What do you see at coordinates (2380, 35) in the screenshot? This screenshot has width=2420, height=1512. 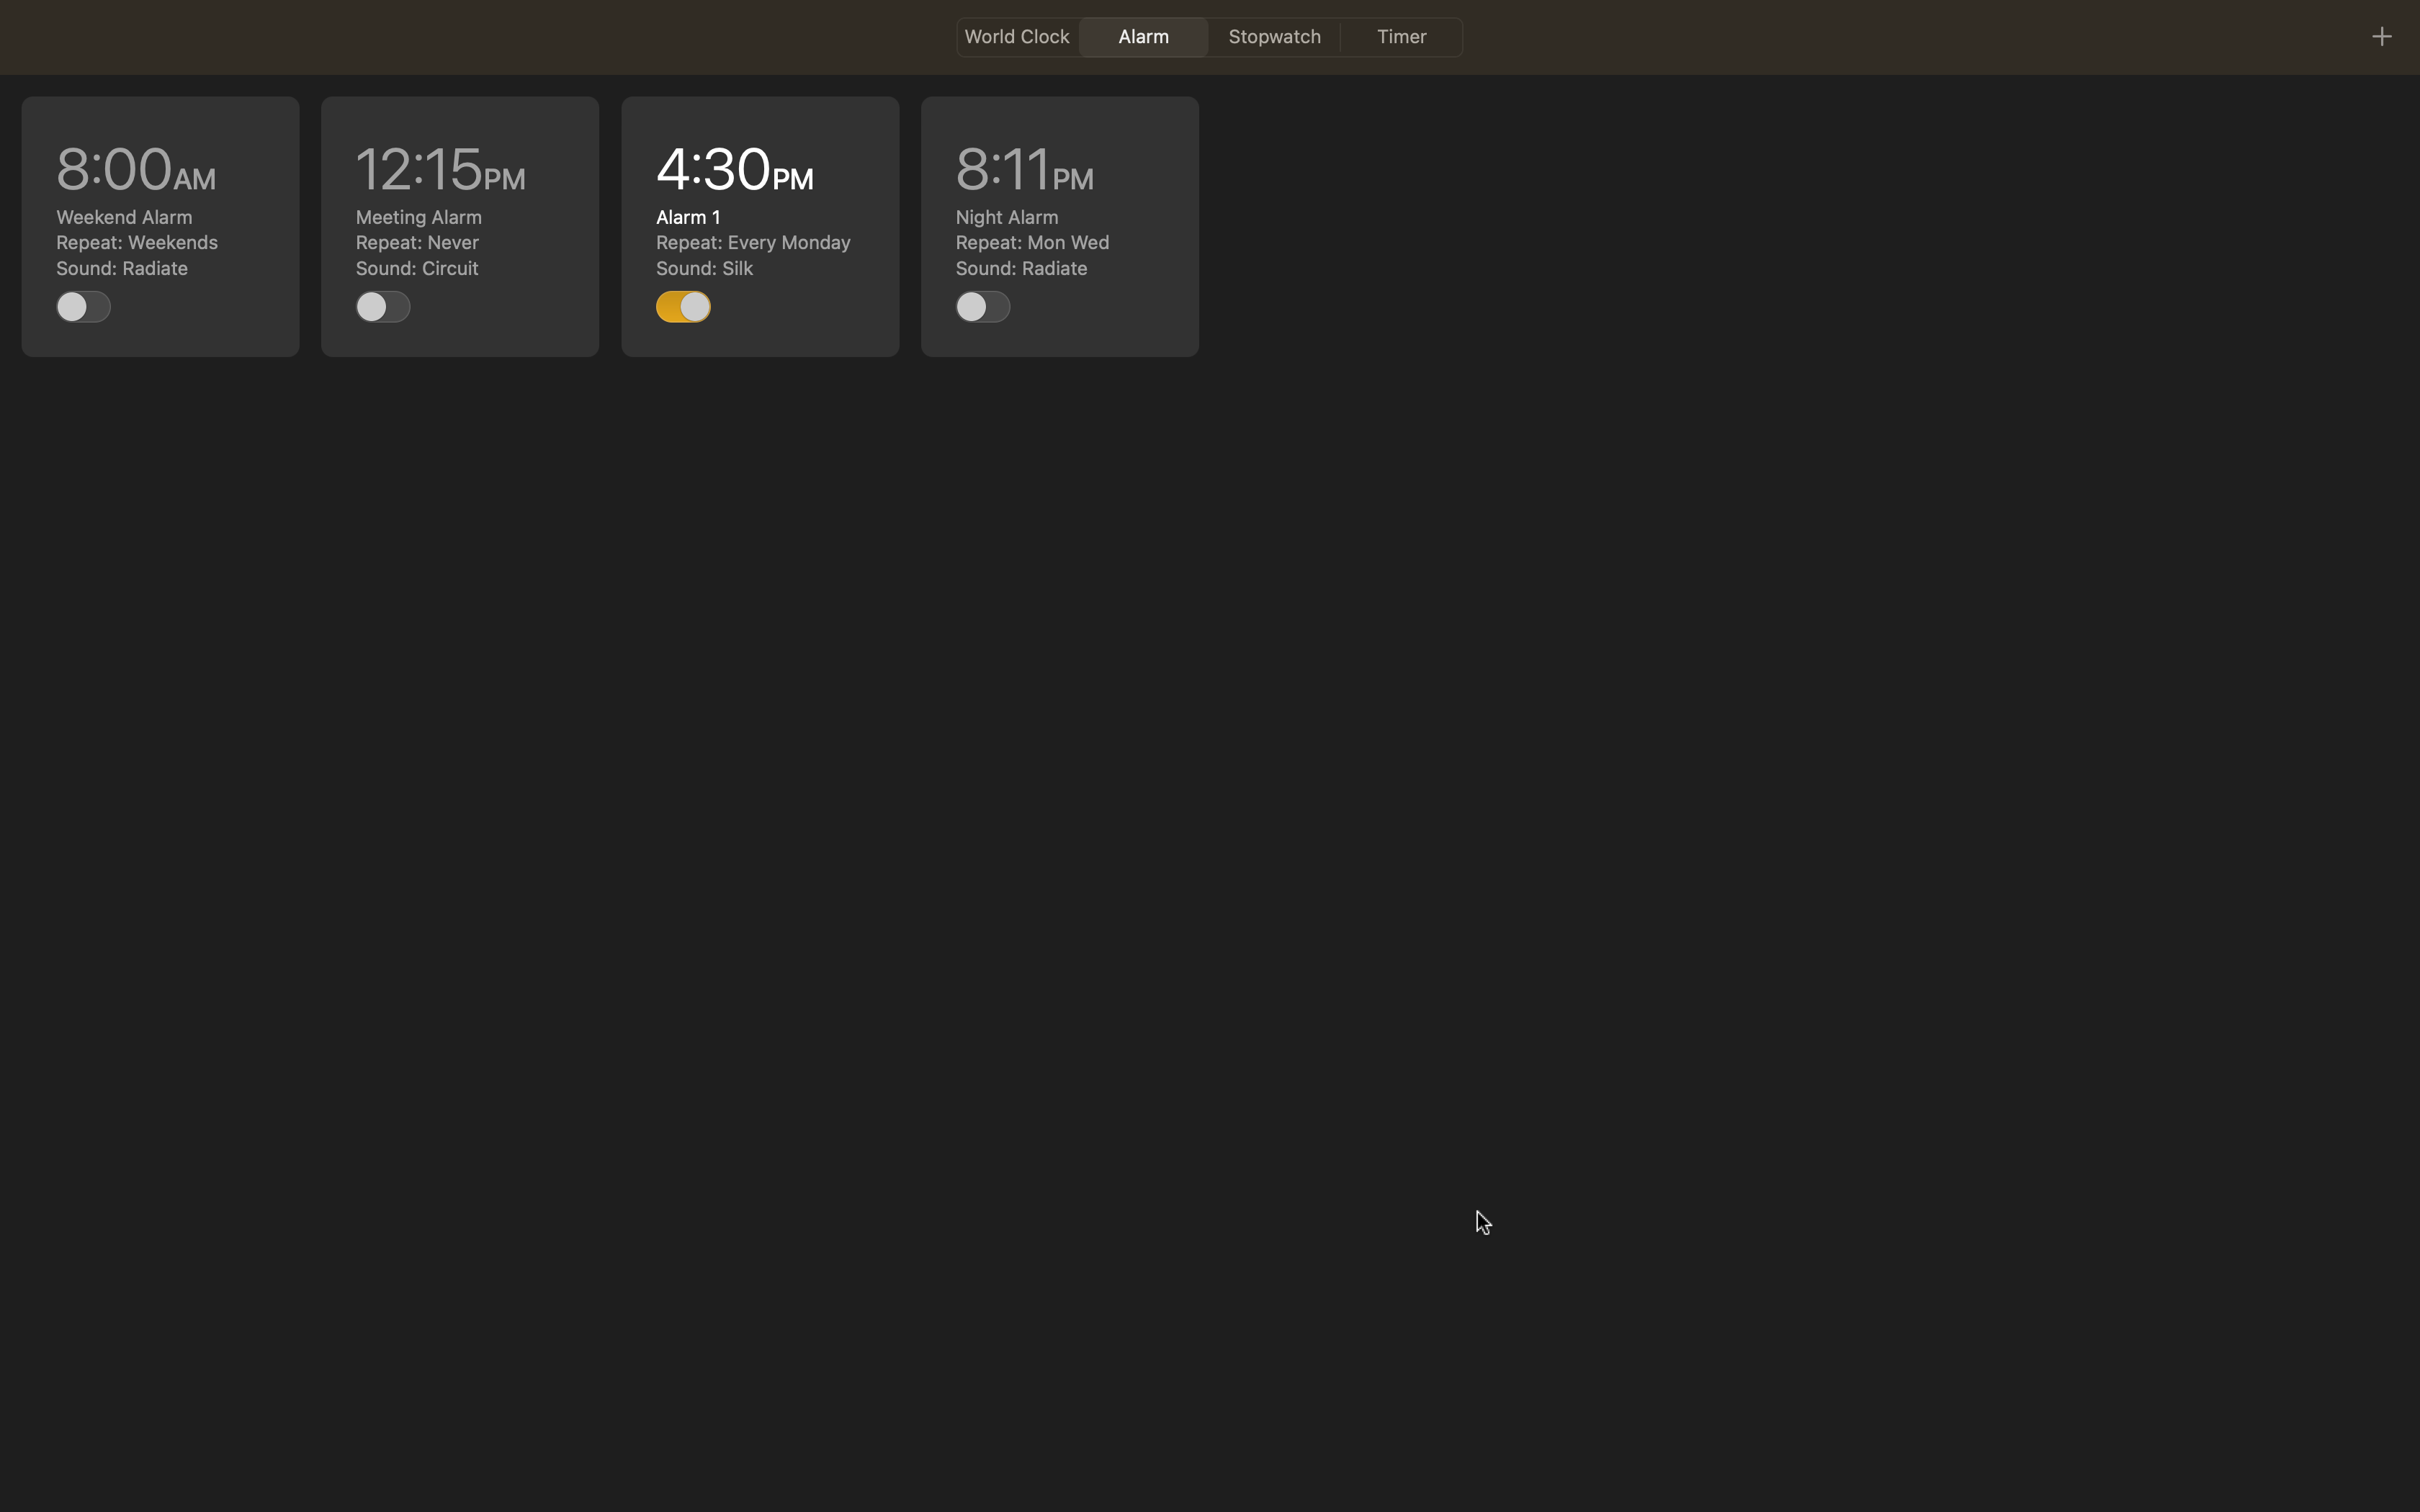 I see `Add a new task by clicking the plus icon` at bounding box center [2380, 35].